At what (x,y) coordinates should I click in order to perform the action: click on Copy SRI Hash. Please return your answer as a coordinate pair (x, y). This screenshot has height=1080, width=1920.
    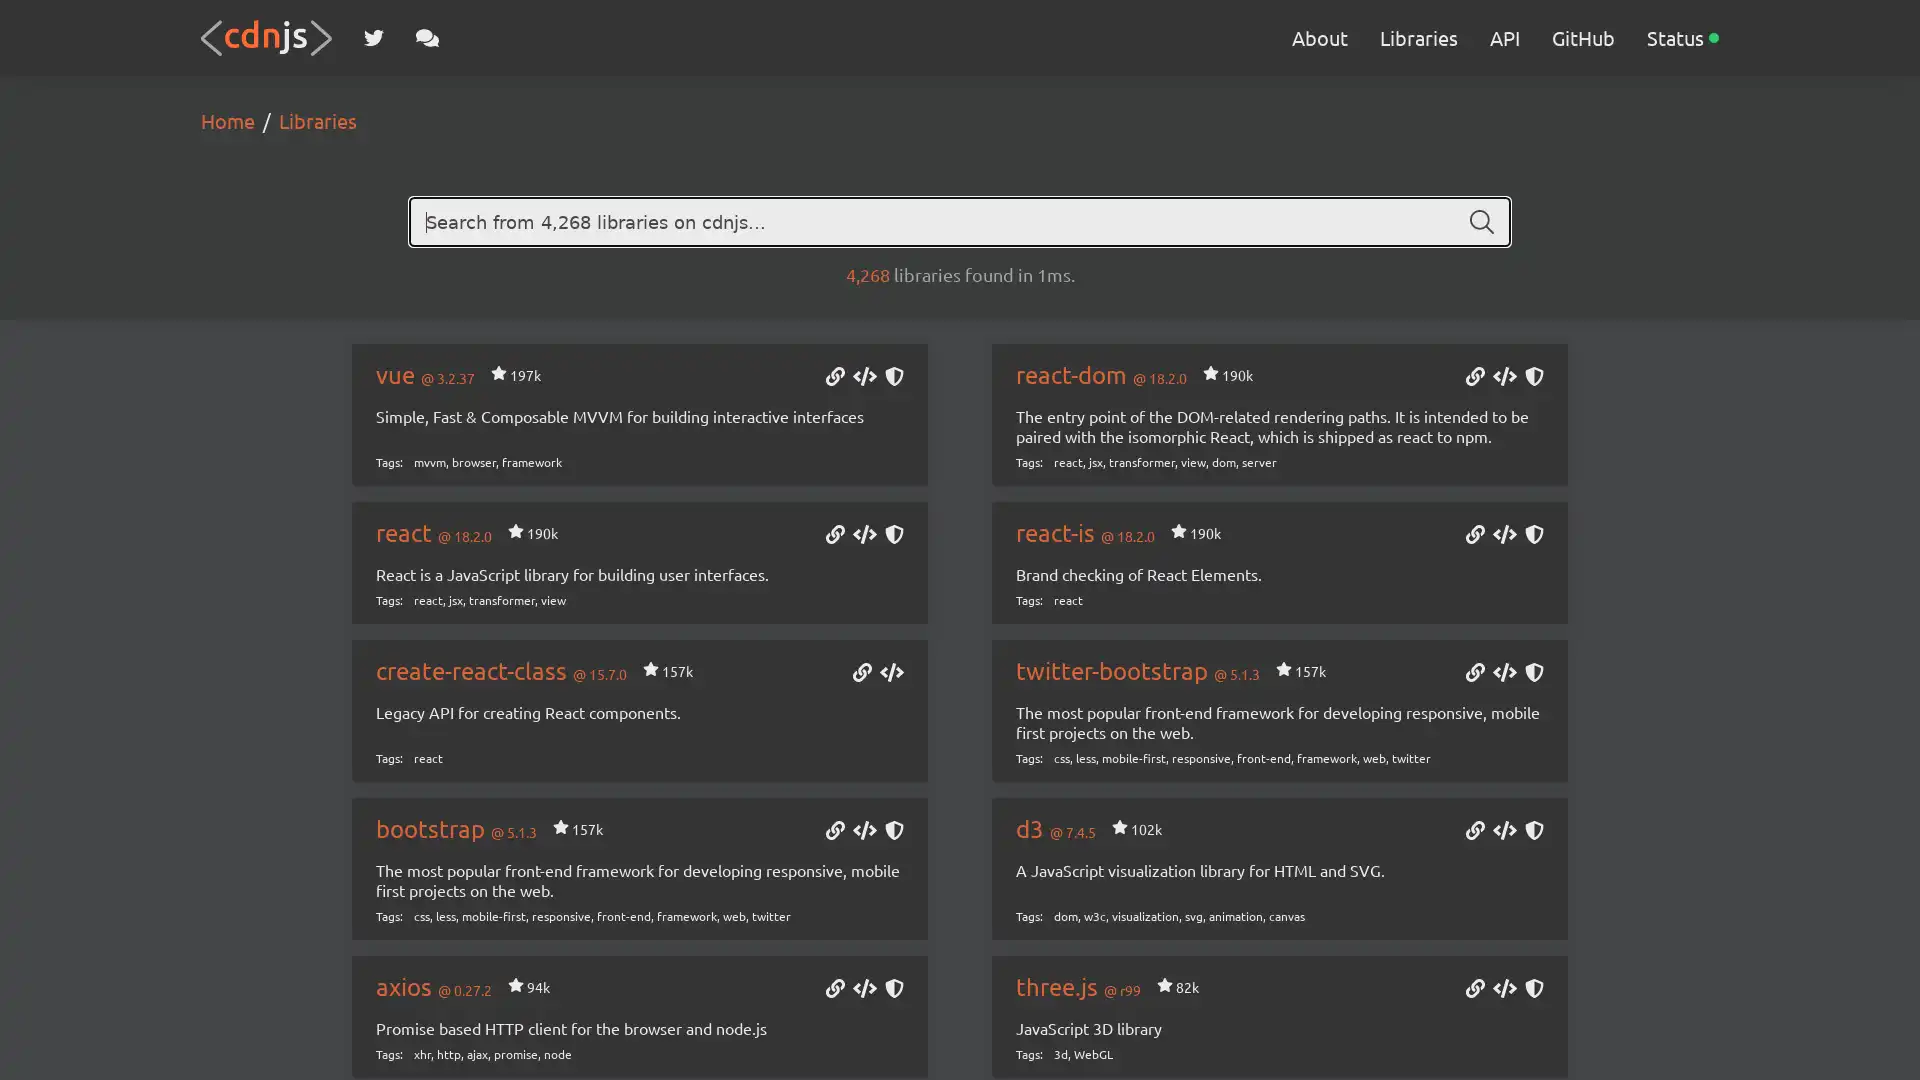
    Looking at the image, I should click on (1533, 674).